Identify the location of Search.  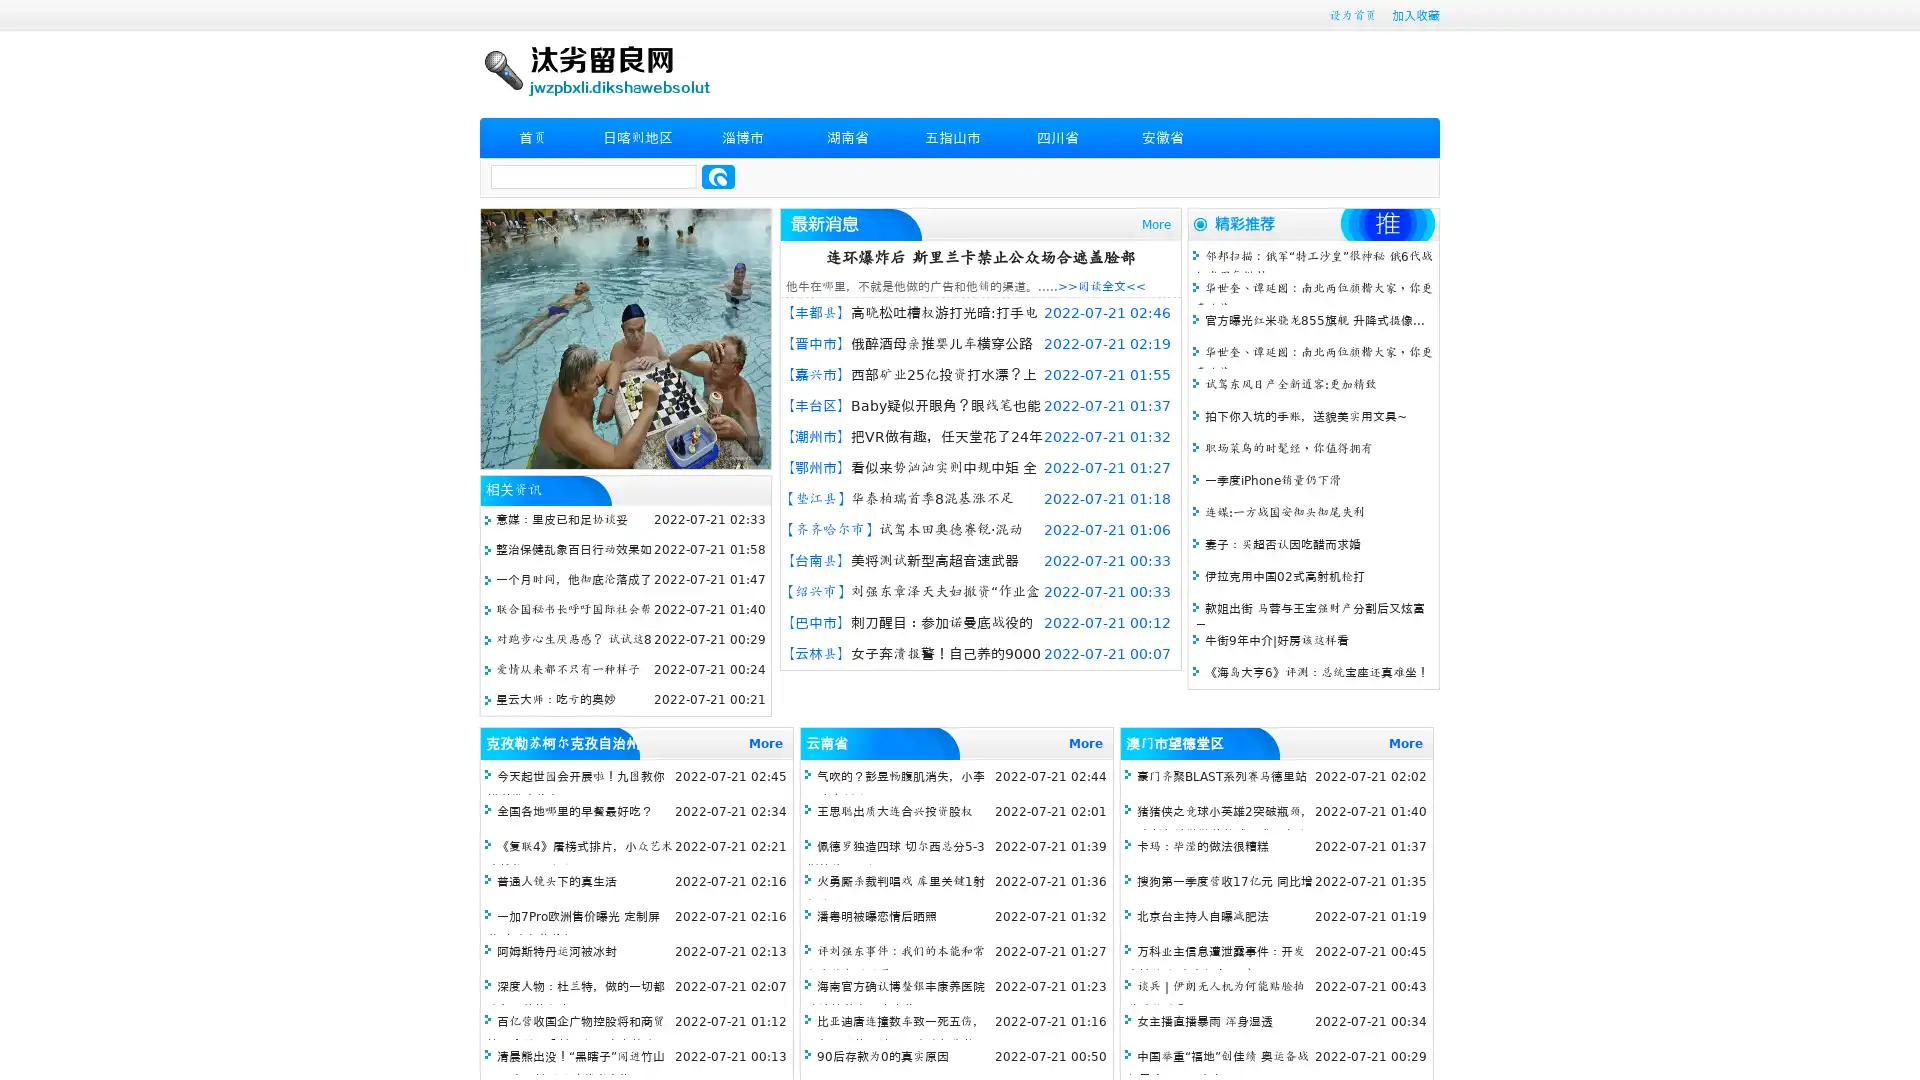
(718, 176).